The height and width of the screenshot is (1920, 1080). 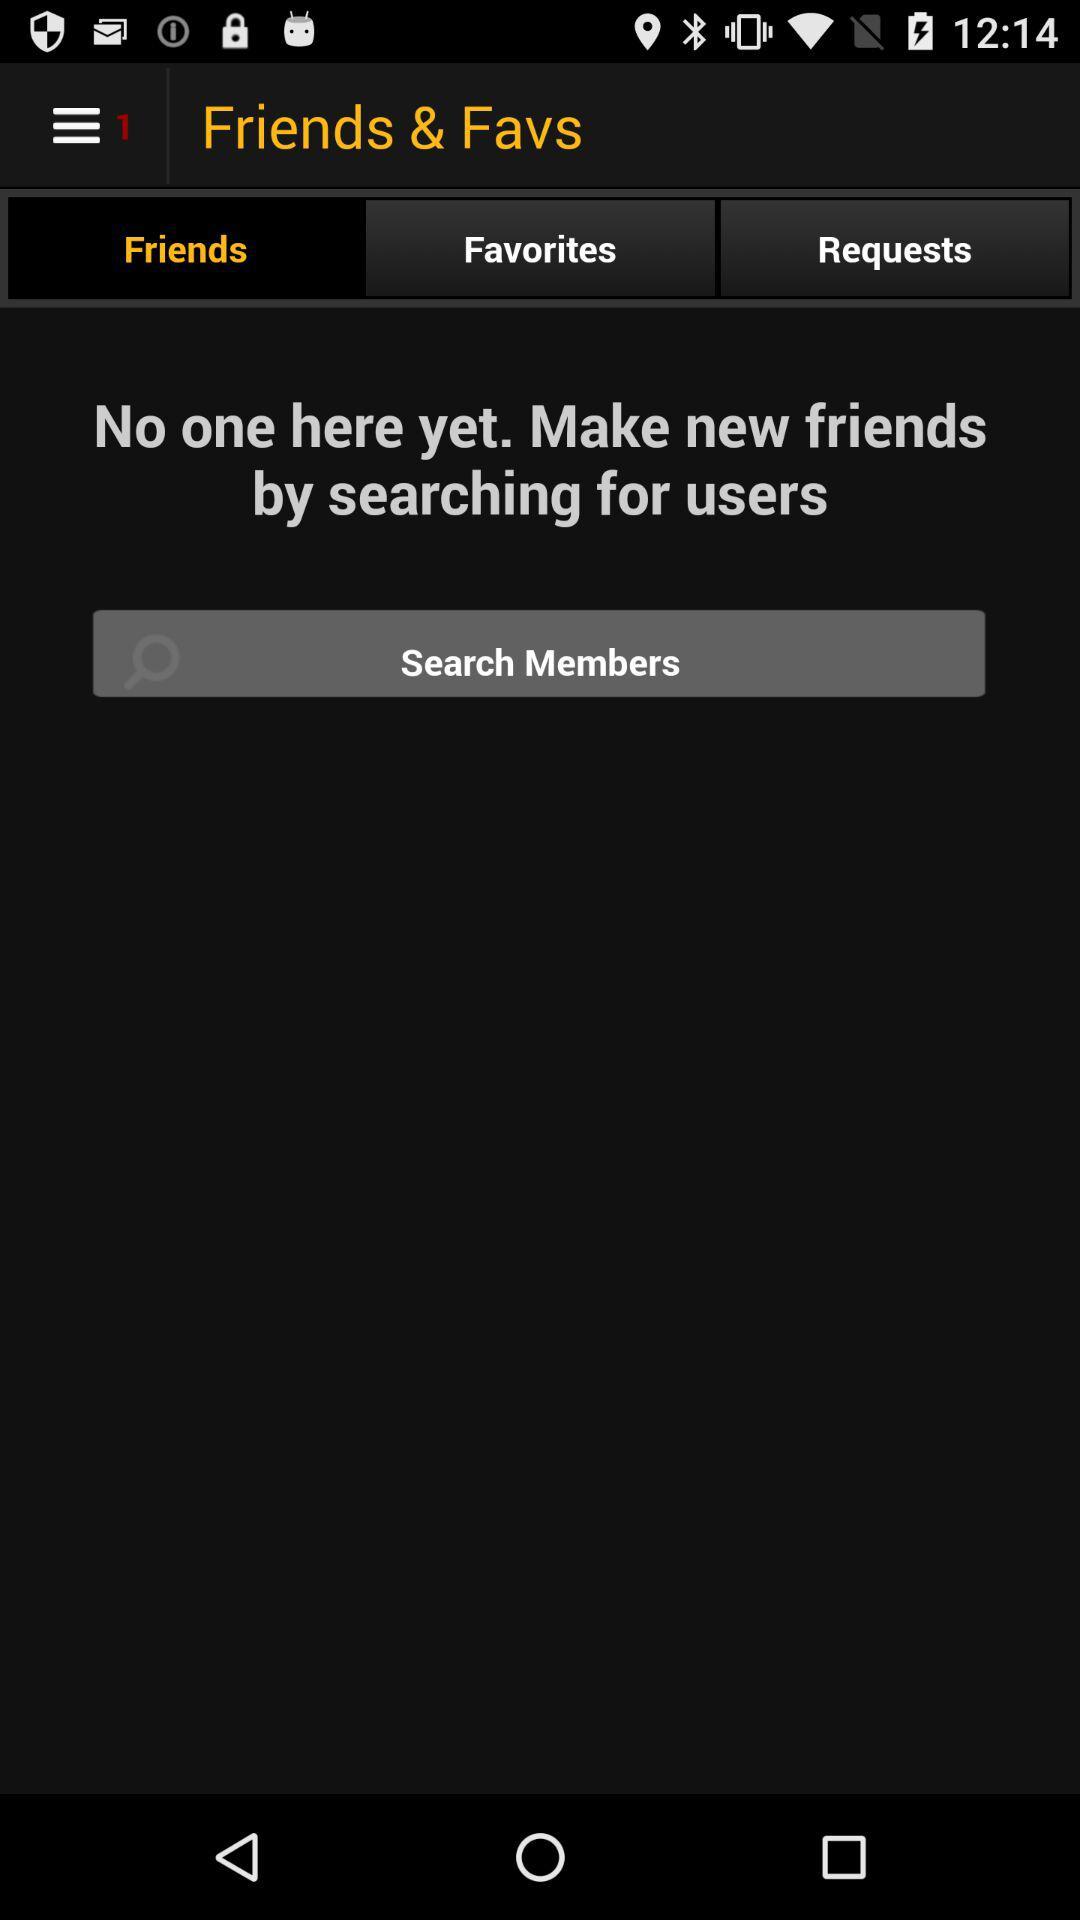 I want to click on app below the friends & favs app, so click(x=893, y=247).